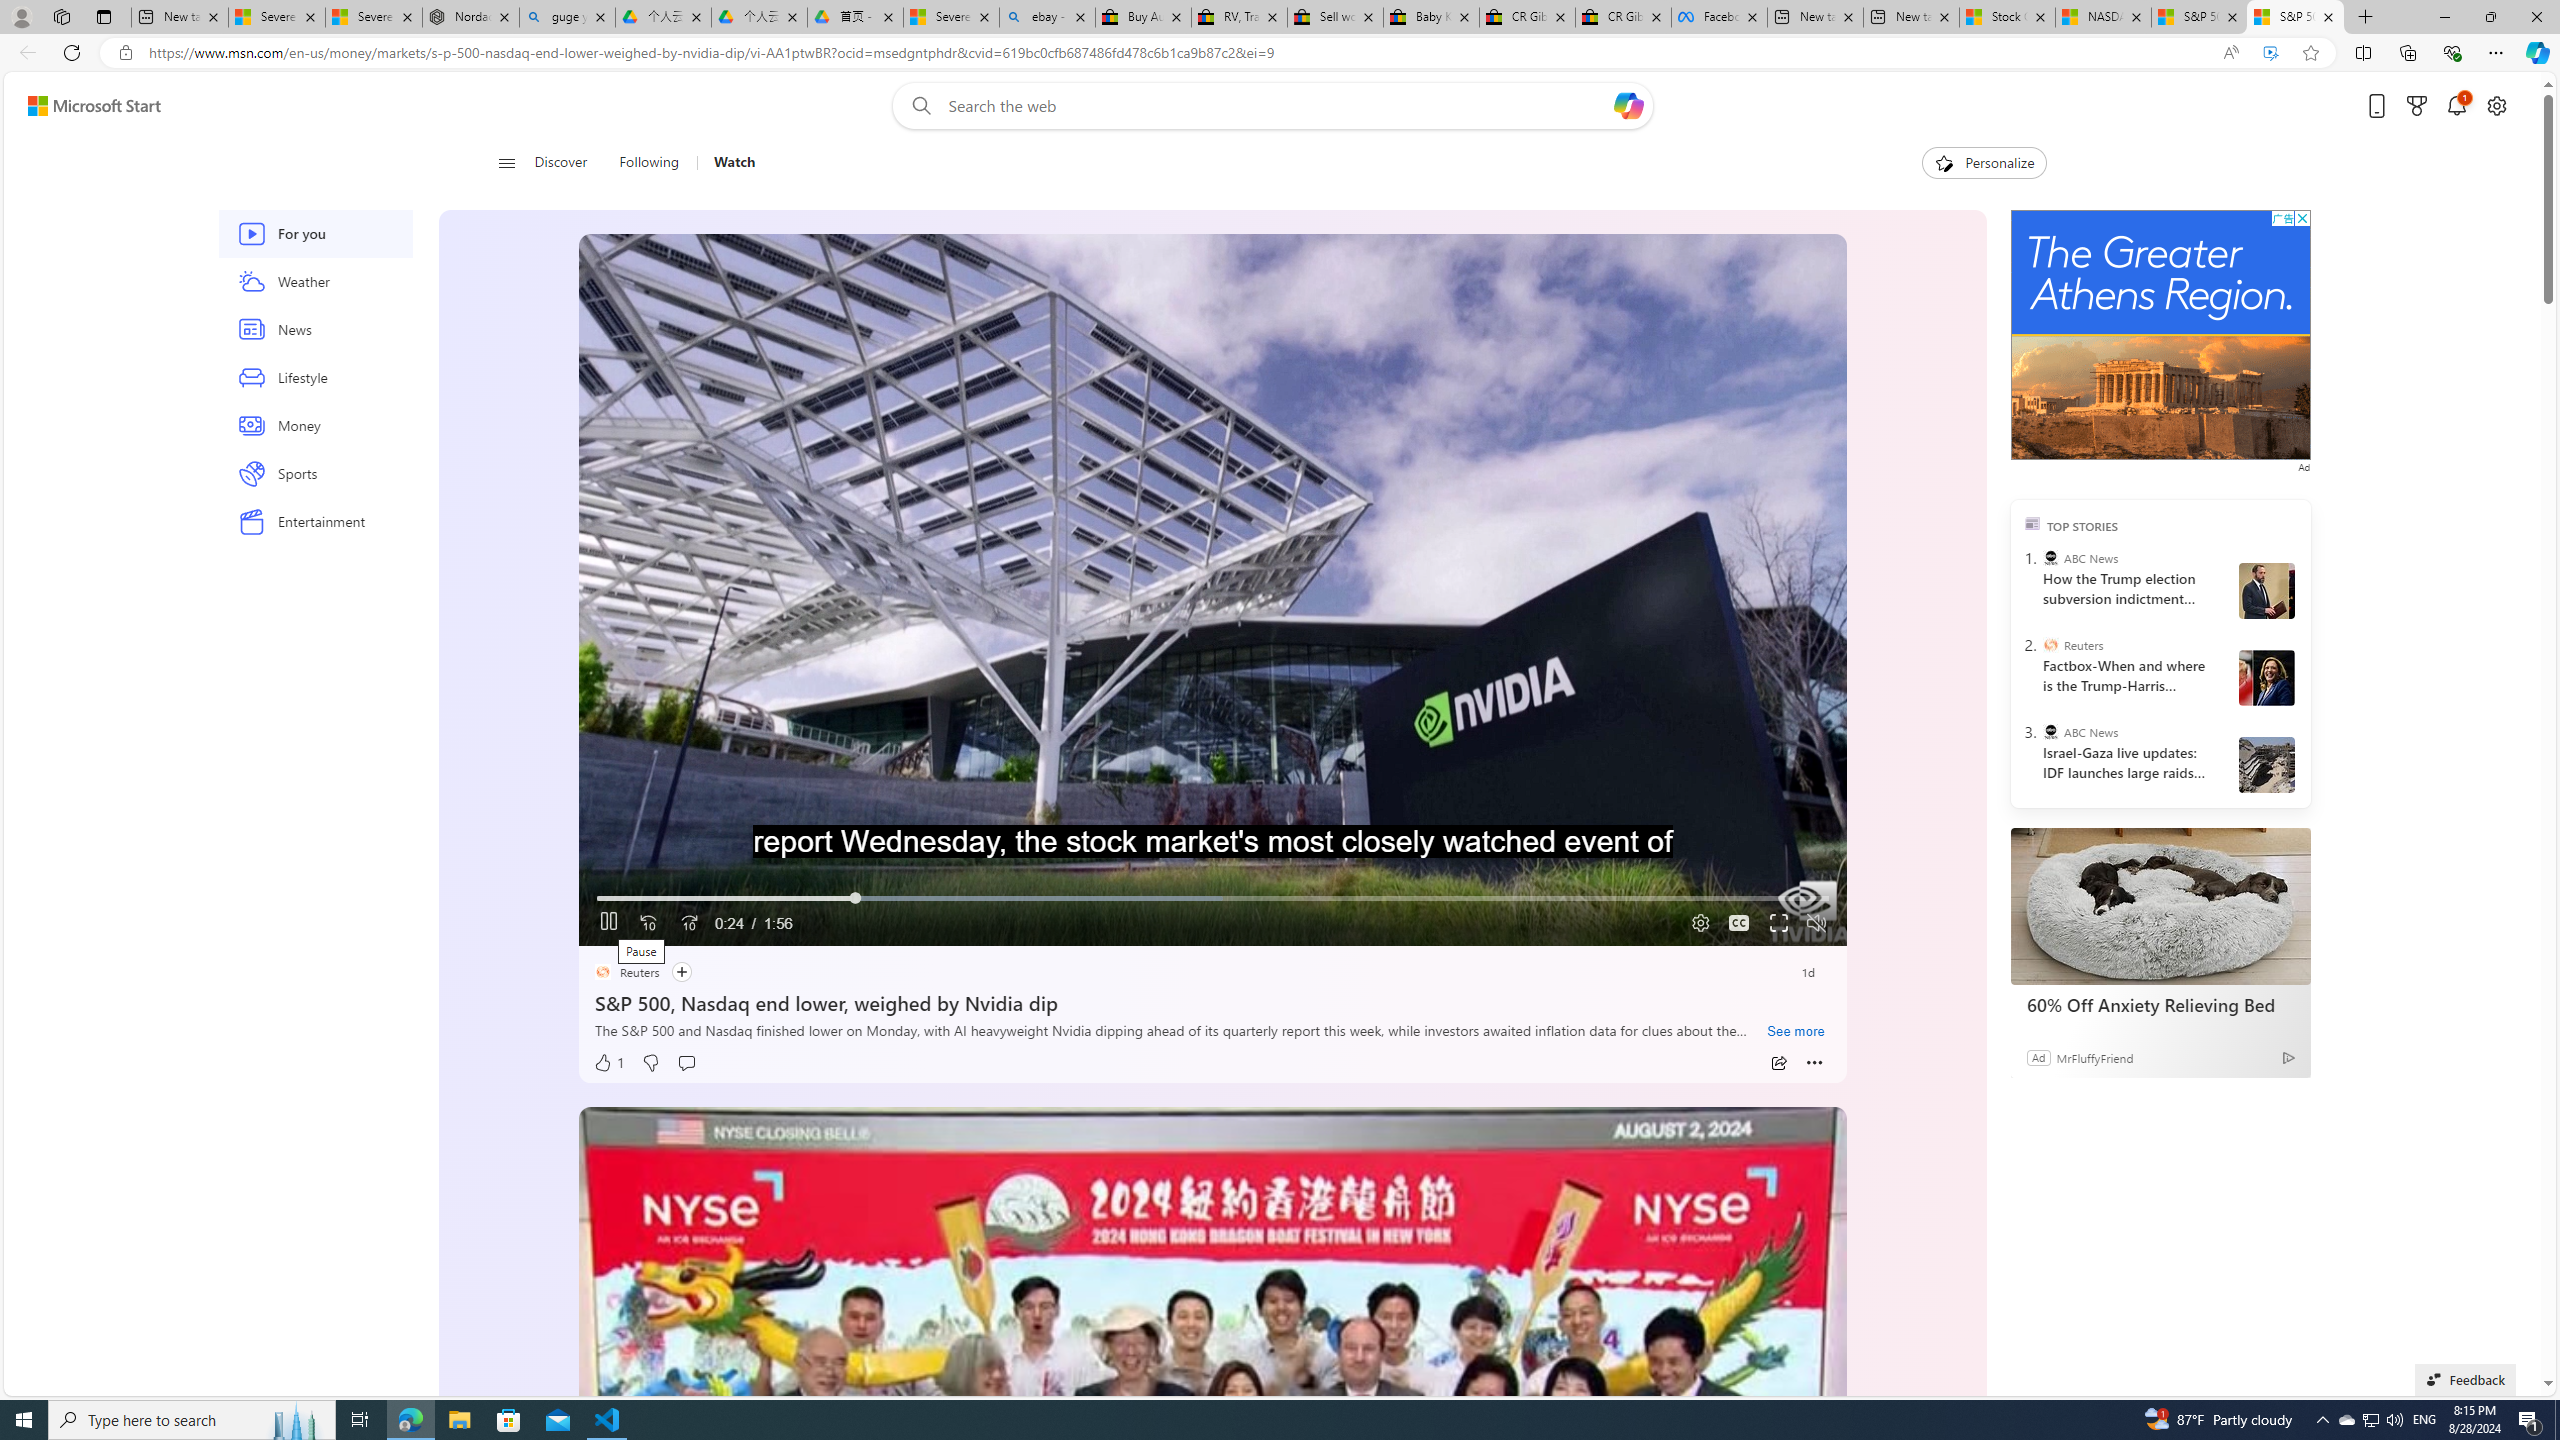 The image size is (2560, 1440). What do you see at coordinates (680, 972) in the screenshot?
I see `'Follow'` at bounding box center [680, 972].